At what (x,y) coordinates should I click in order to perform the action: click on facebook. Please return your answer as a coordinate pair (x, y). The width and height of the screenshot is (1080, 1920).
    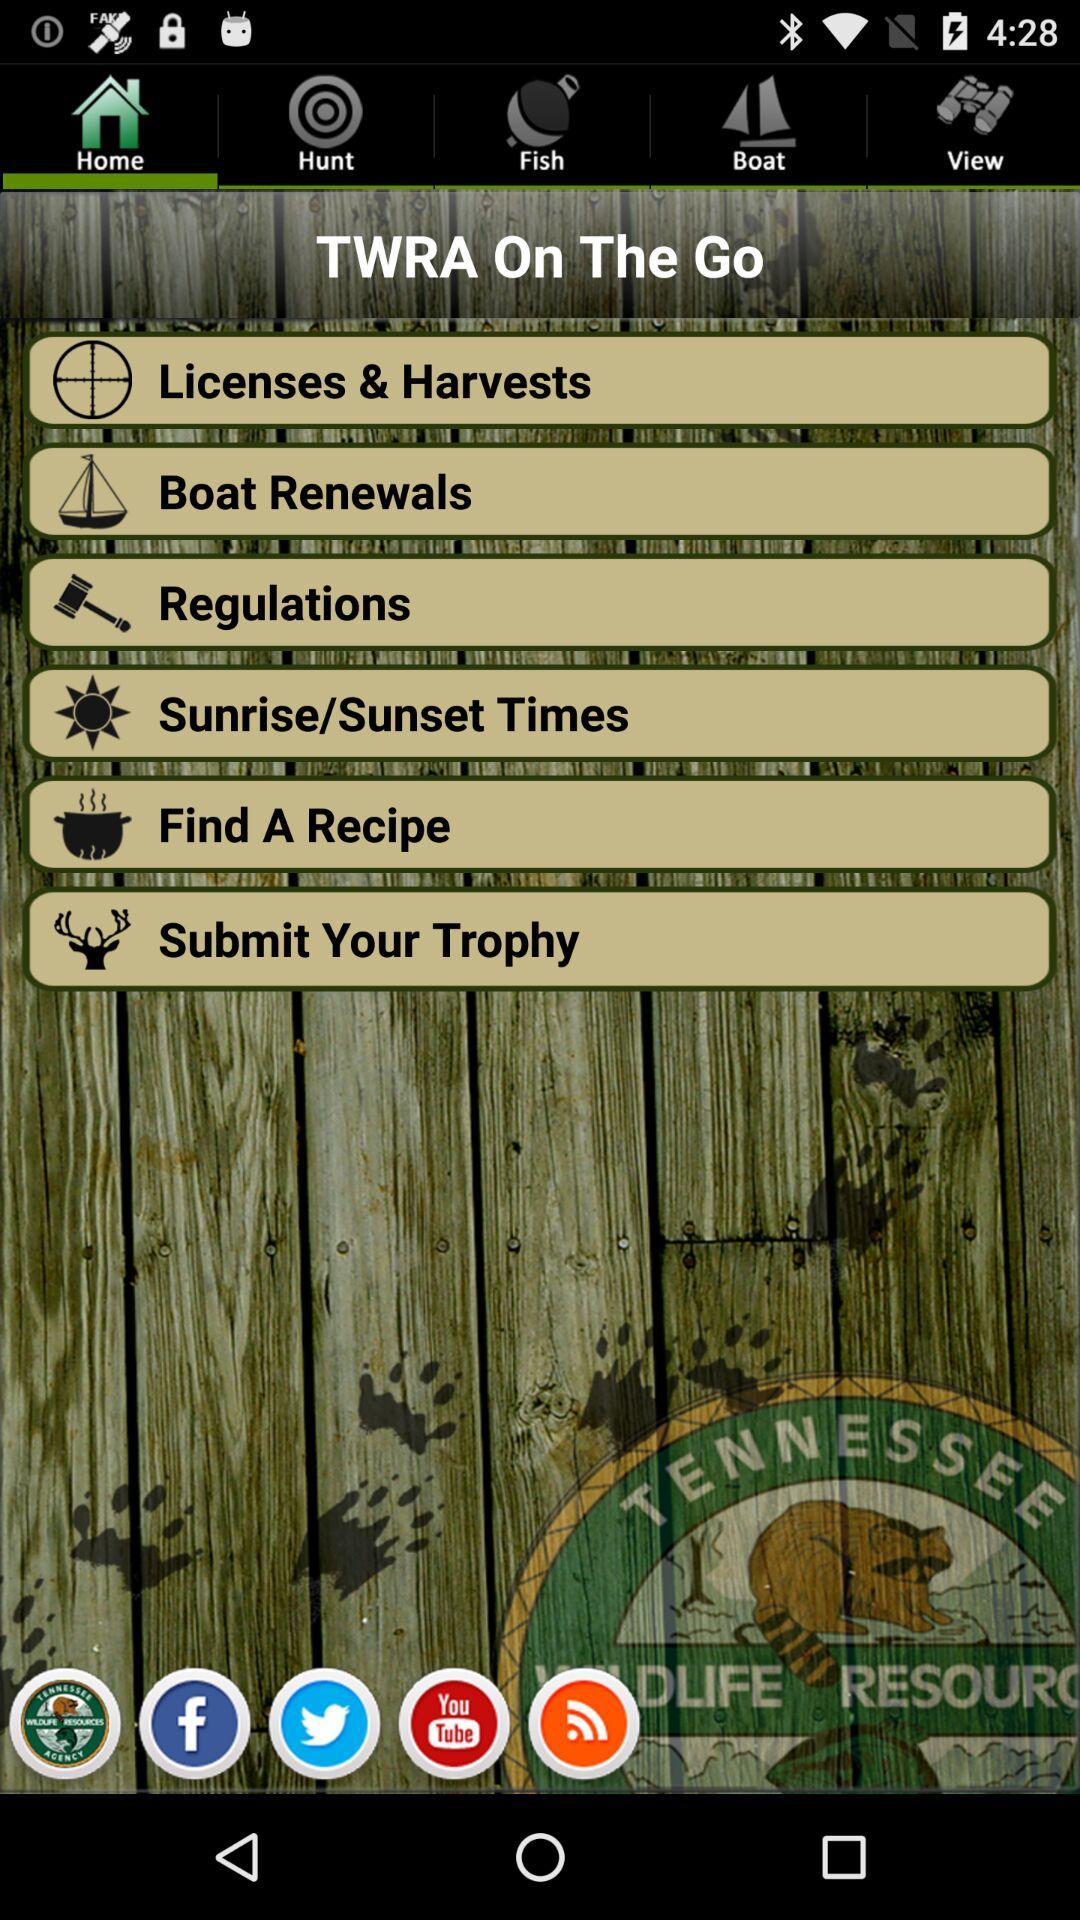
    Looking at the image, I should click on (194, 1728).